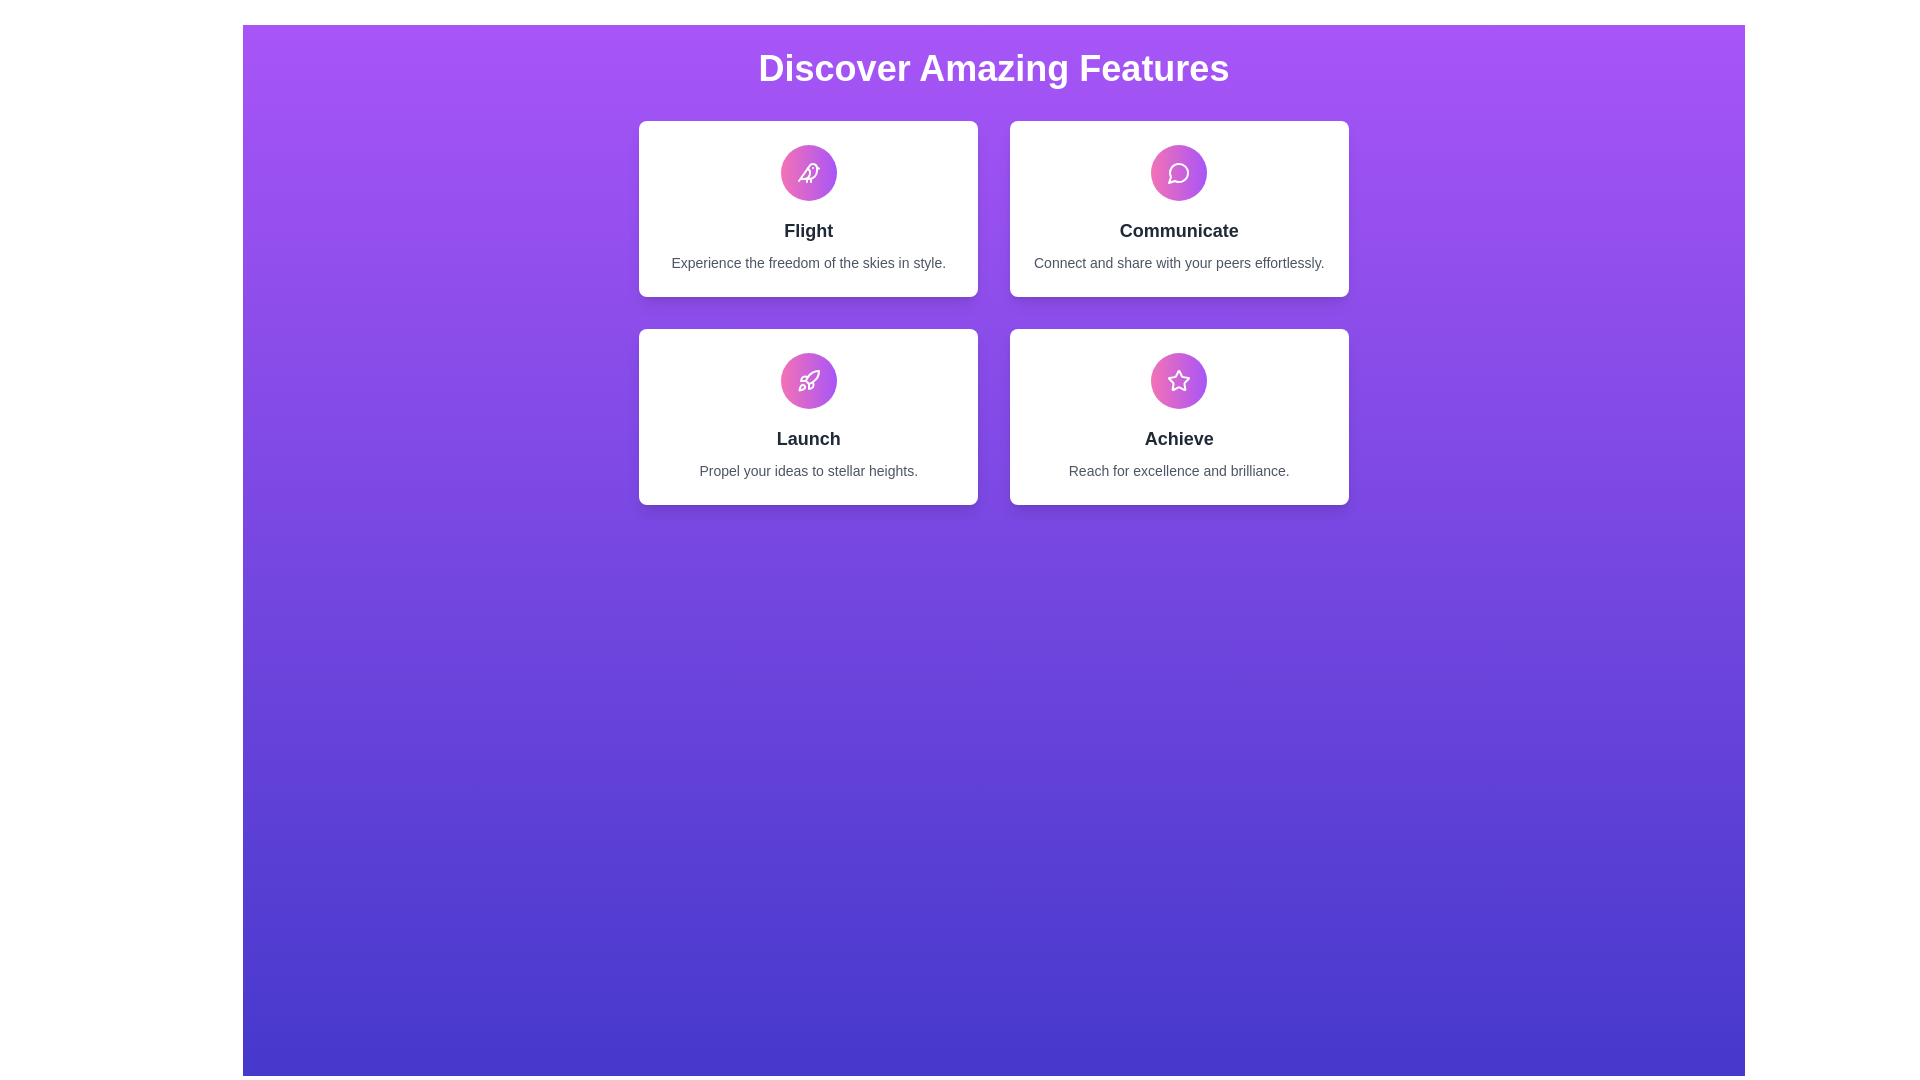 The height and width of the screenshot is (1080, 1920). Describe the element at coordinates (1179, 230) in the screenshot. I see `the text label displaying 'Communicate'` at that location.